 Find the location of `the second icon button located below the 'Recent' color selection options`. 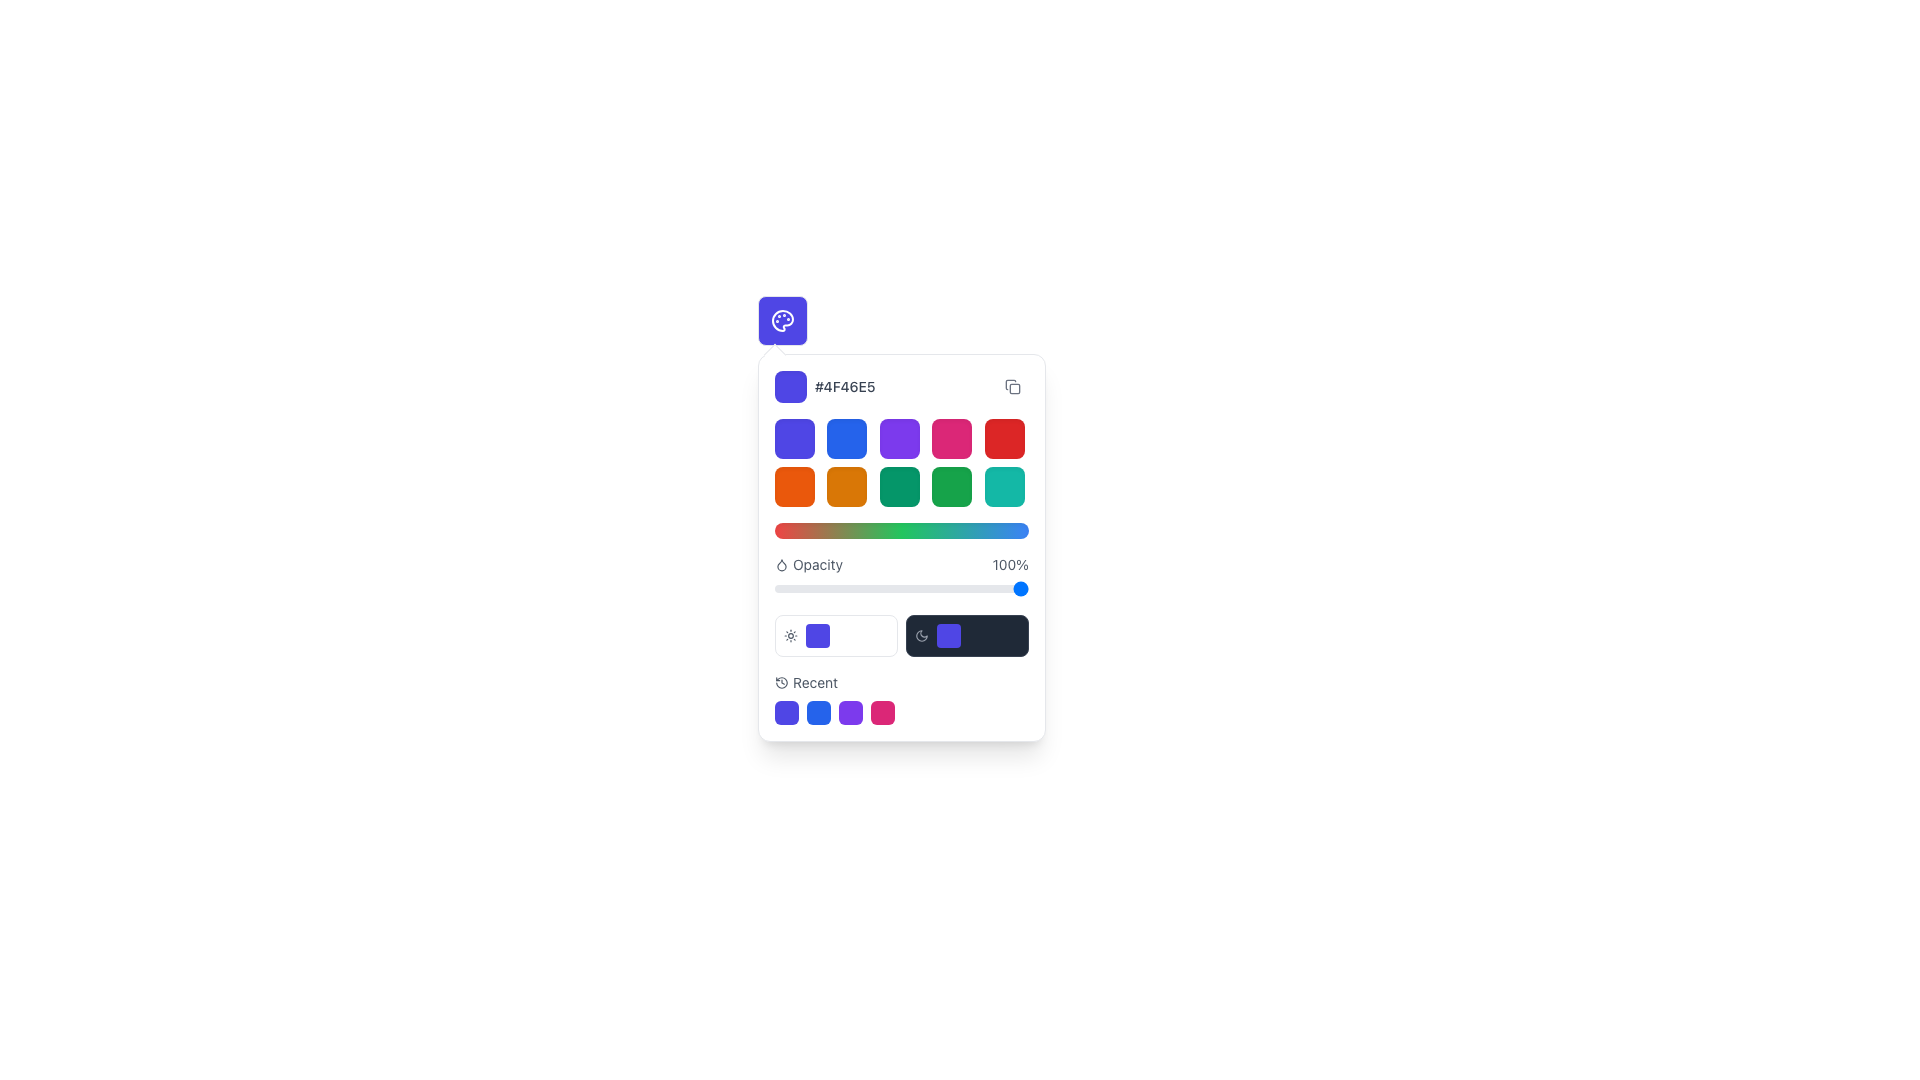

the second icon button located below the 'Recent' color selection options is located at coordinates (819, 712).